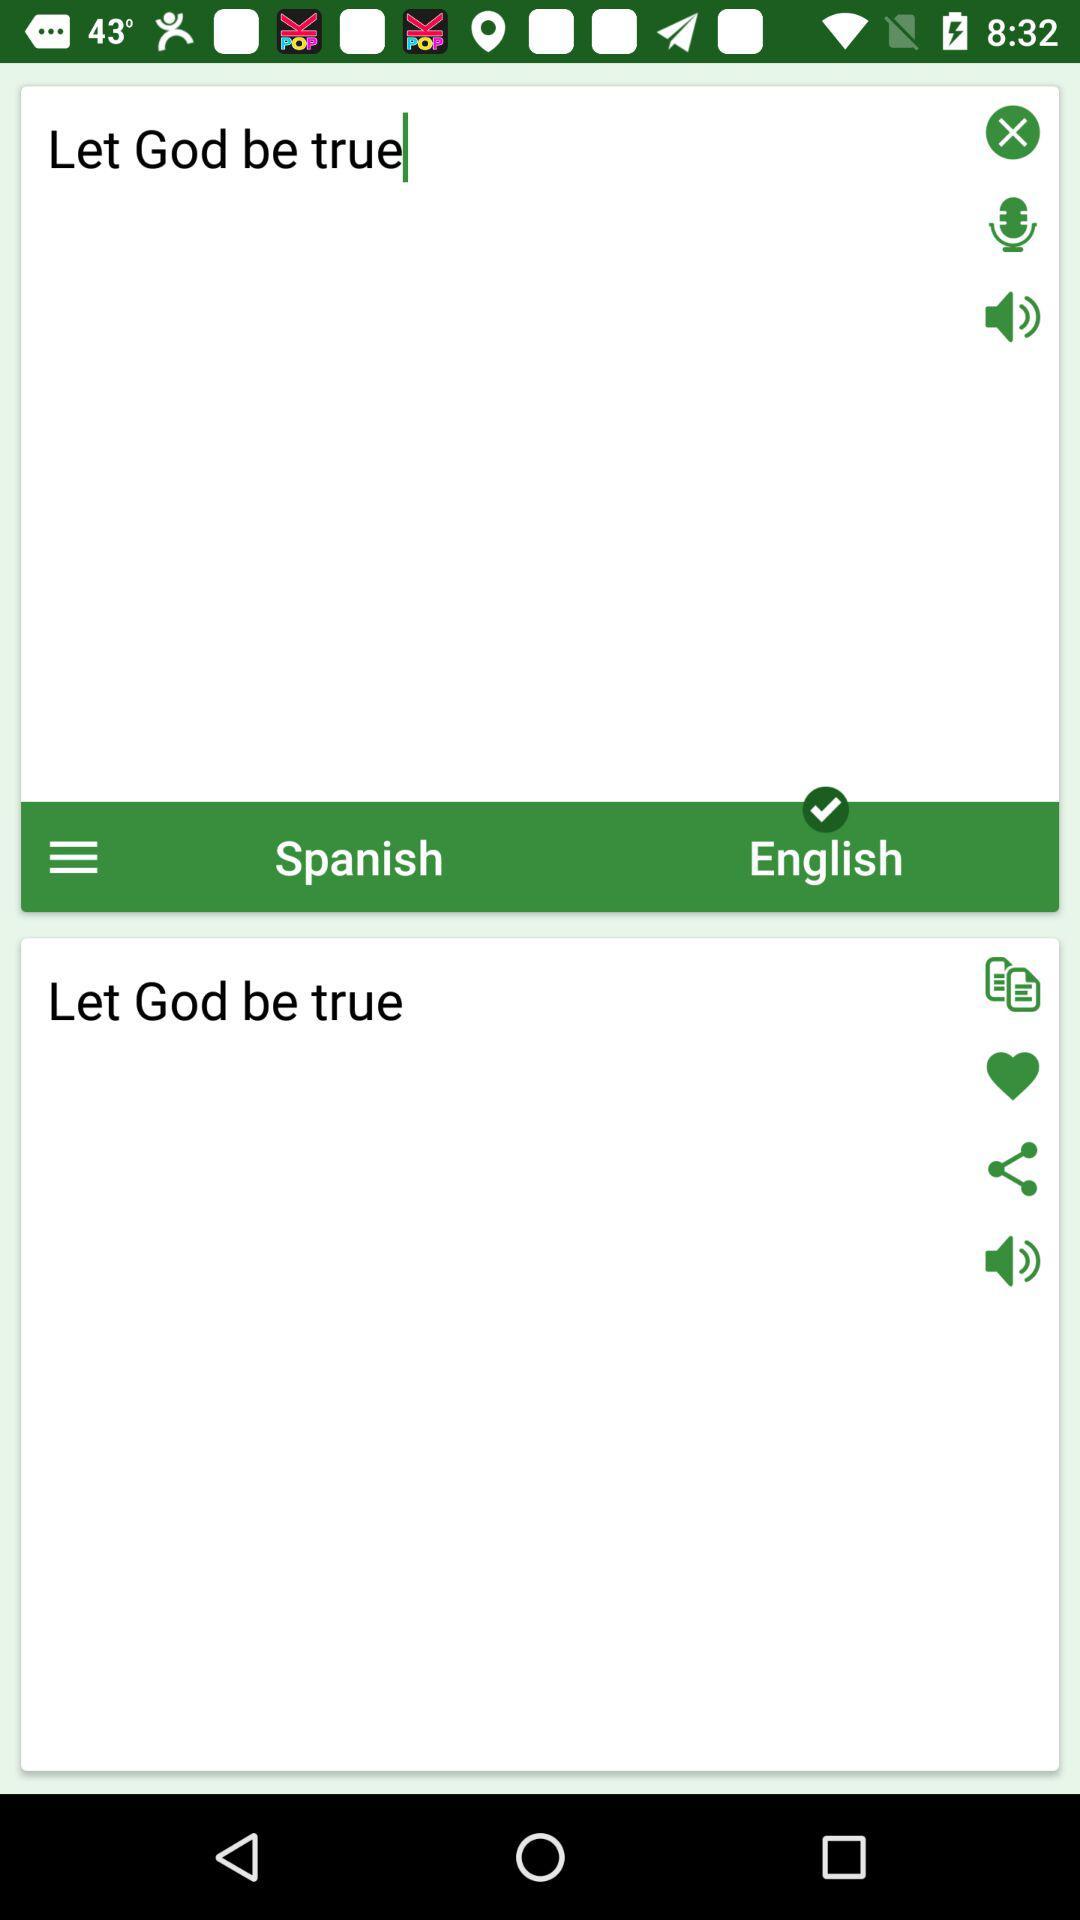 The height and width of the screenshot is (1920, 1080). Describe the element at coordinates (1012, 1260) in the screenshot. I see `audio on` at that location.